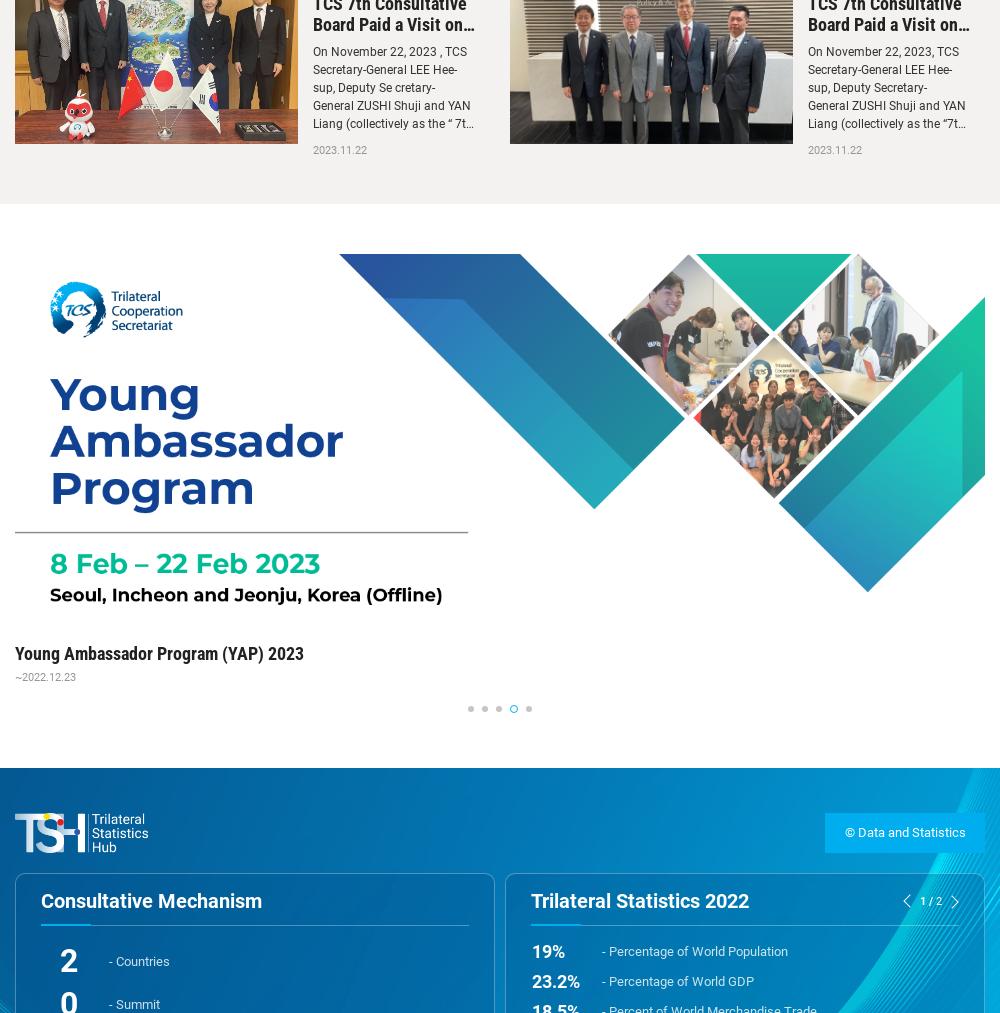 The height and width of the screenshot is (1013, 1000). I want to click on '16.1', so click(549, 891).